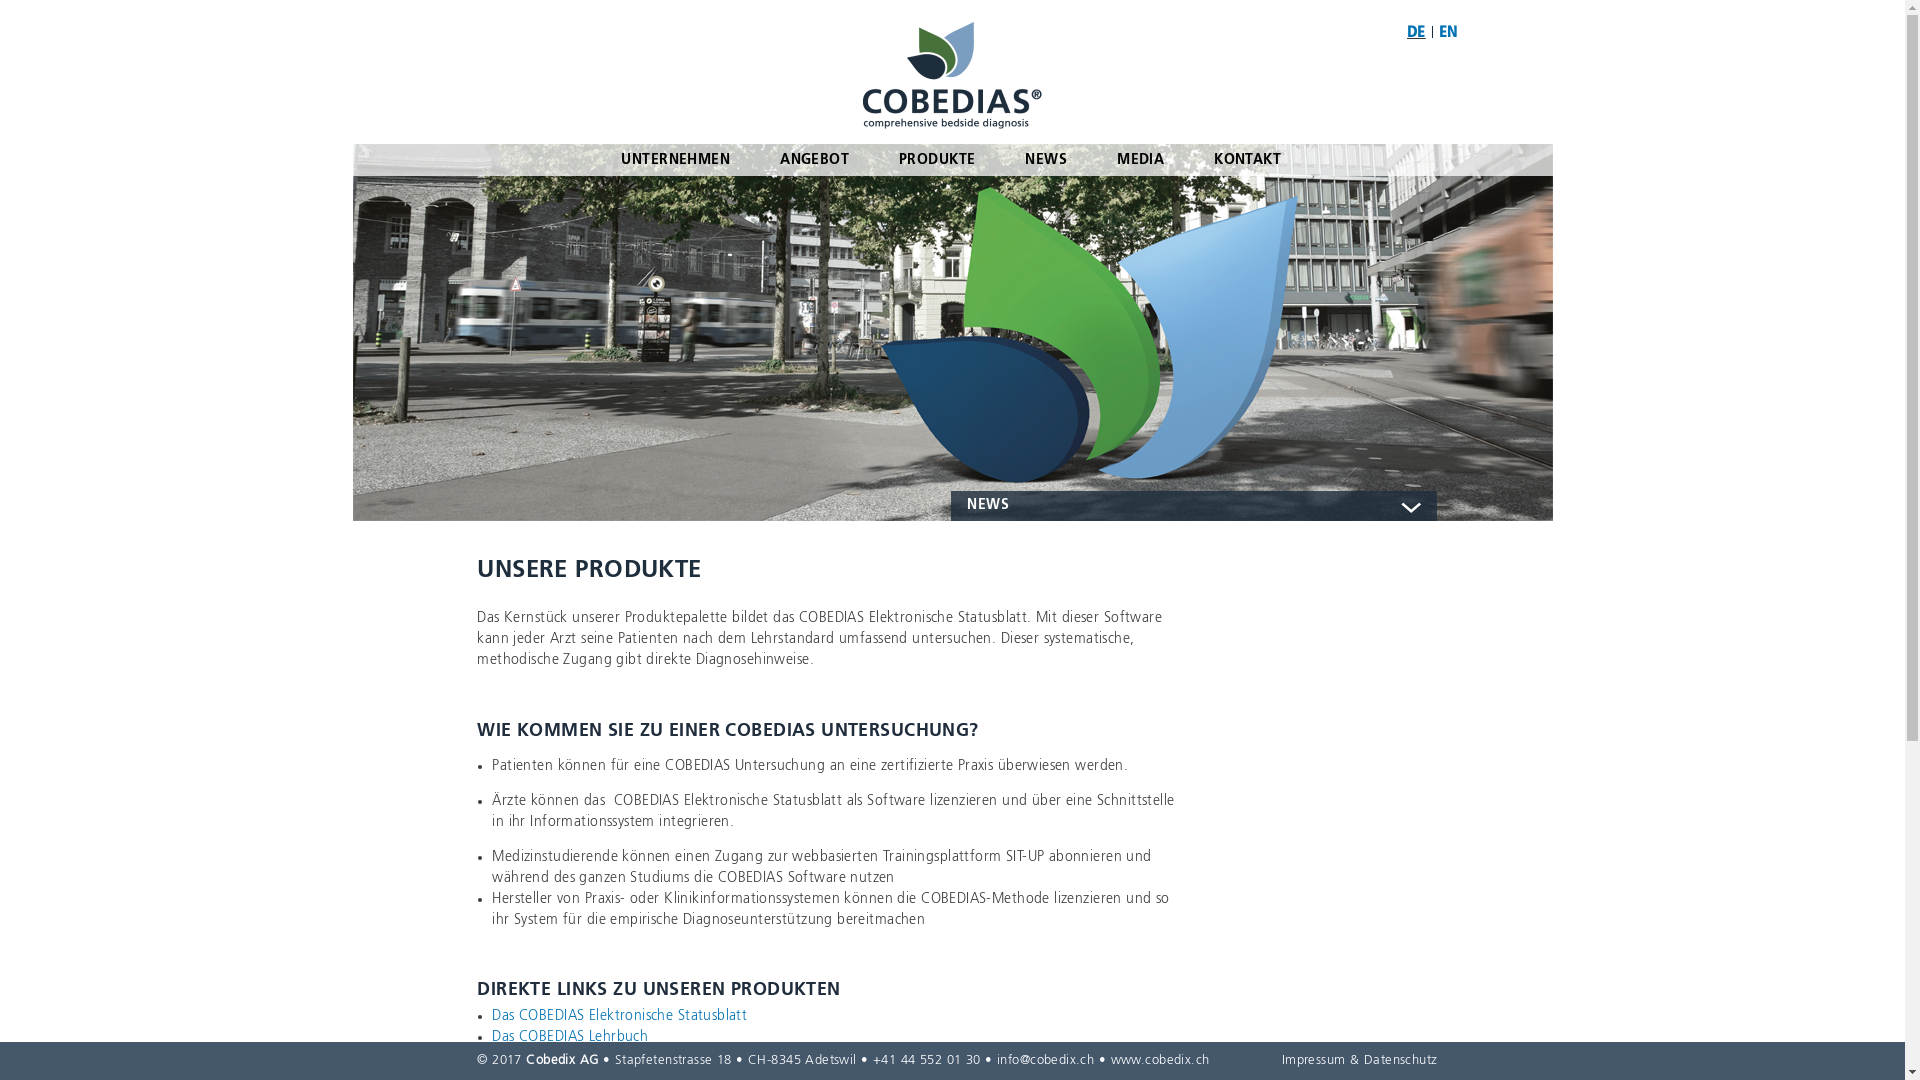 The image size is (1920, 1080). What do you see at coordinates (1109, 1059) in the screenshot?
I see `'www.cobedix.ch'` at bounding box center [1109, 1059].